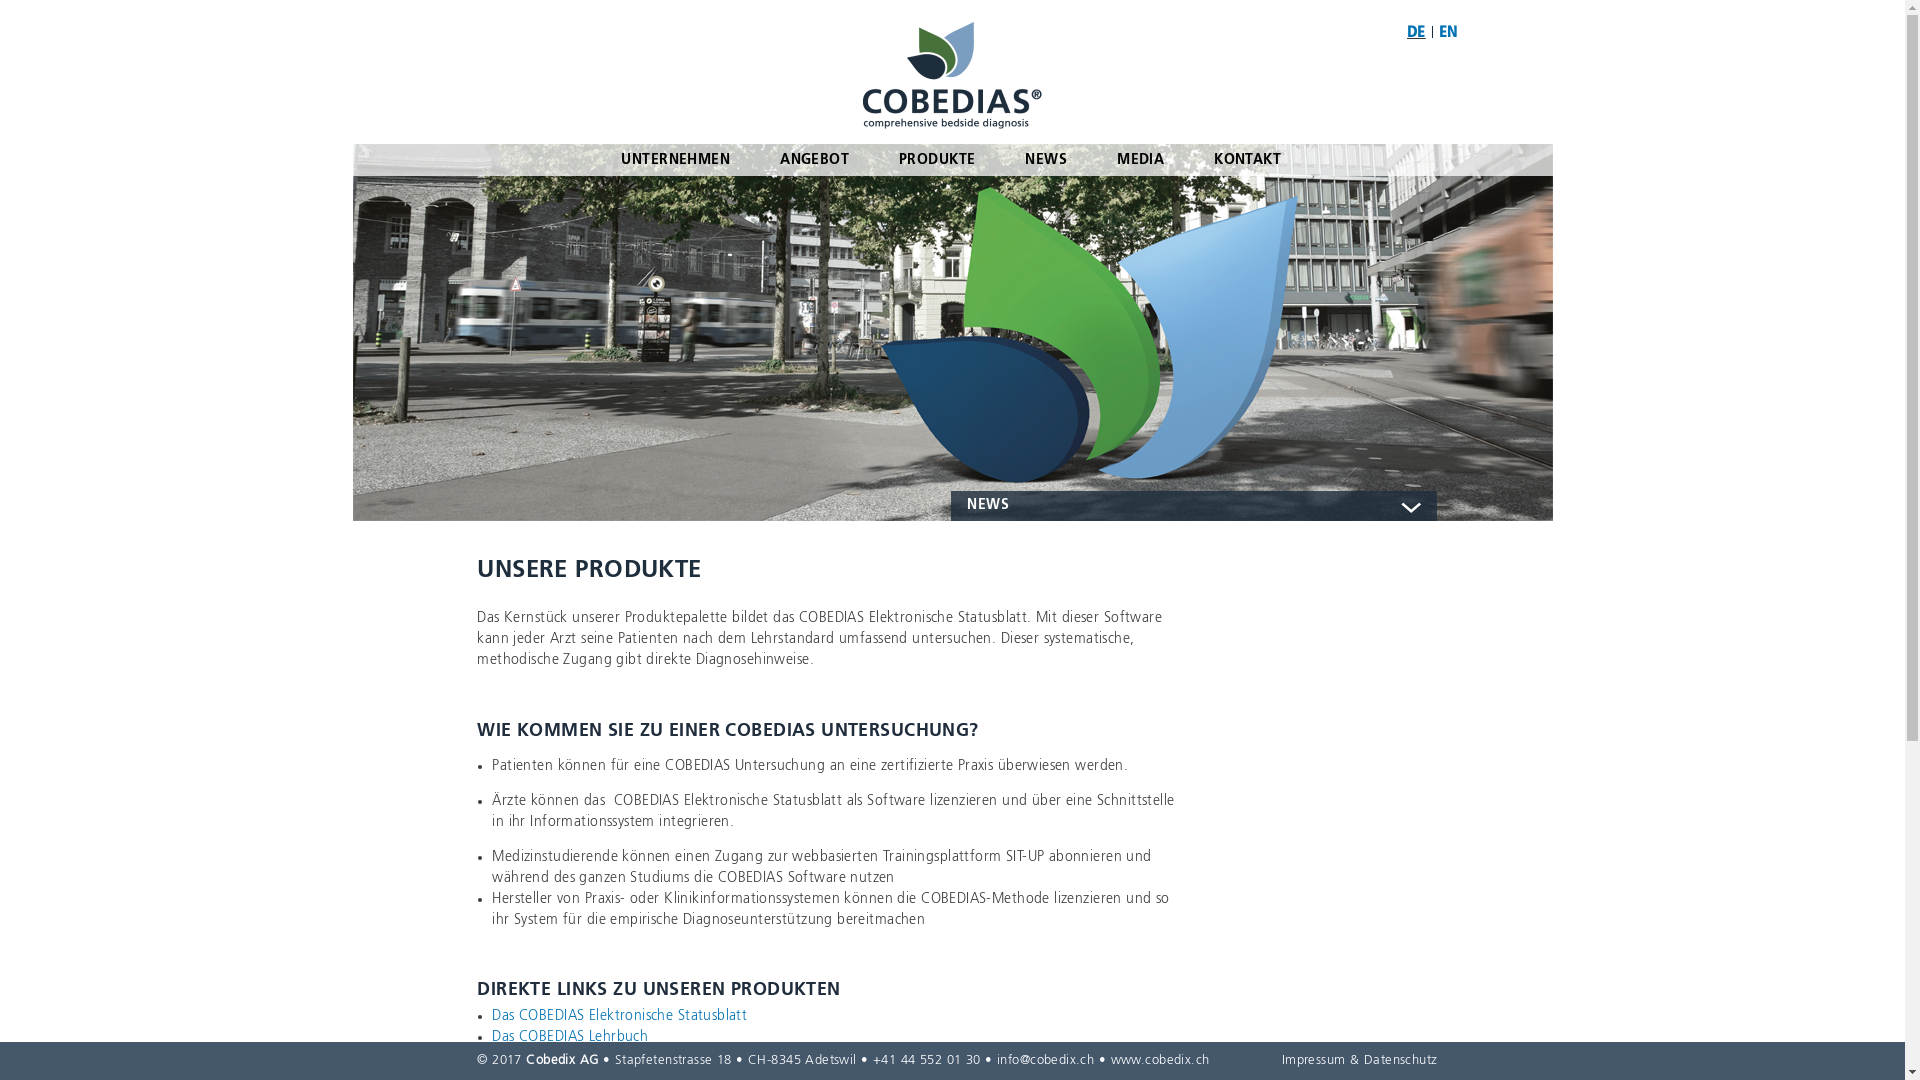 The image size is (1920, 1080). What do you see at coordinates (1109, 1059) in the screenshot?
I see `'www.cobedix.ch'` at bounding box center [1109, 1059].